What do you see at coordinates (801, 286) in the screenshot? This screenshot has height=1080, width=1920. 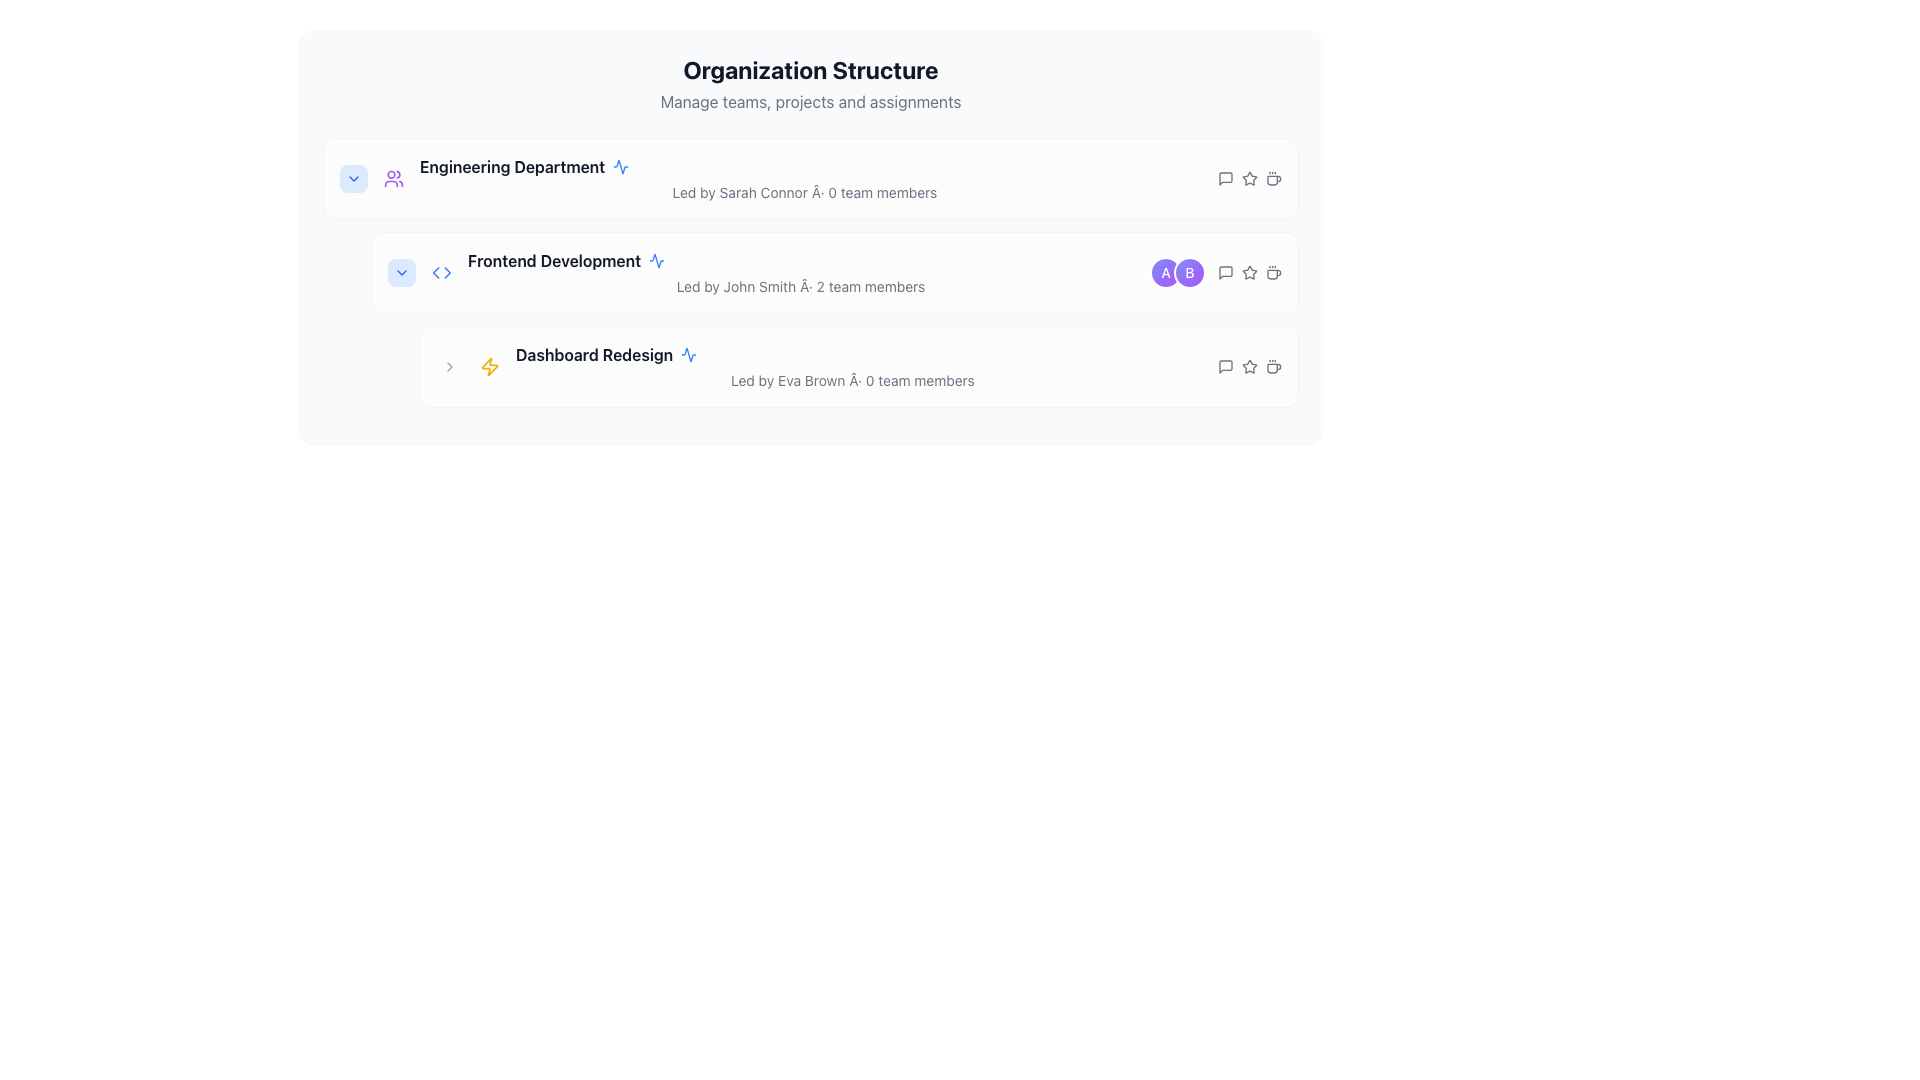 I see `the informational text about the leader and team members in the 'Frontend Development' section, which is centrally aligned beneath the section title` at bounding box center [801, 286].